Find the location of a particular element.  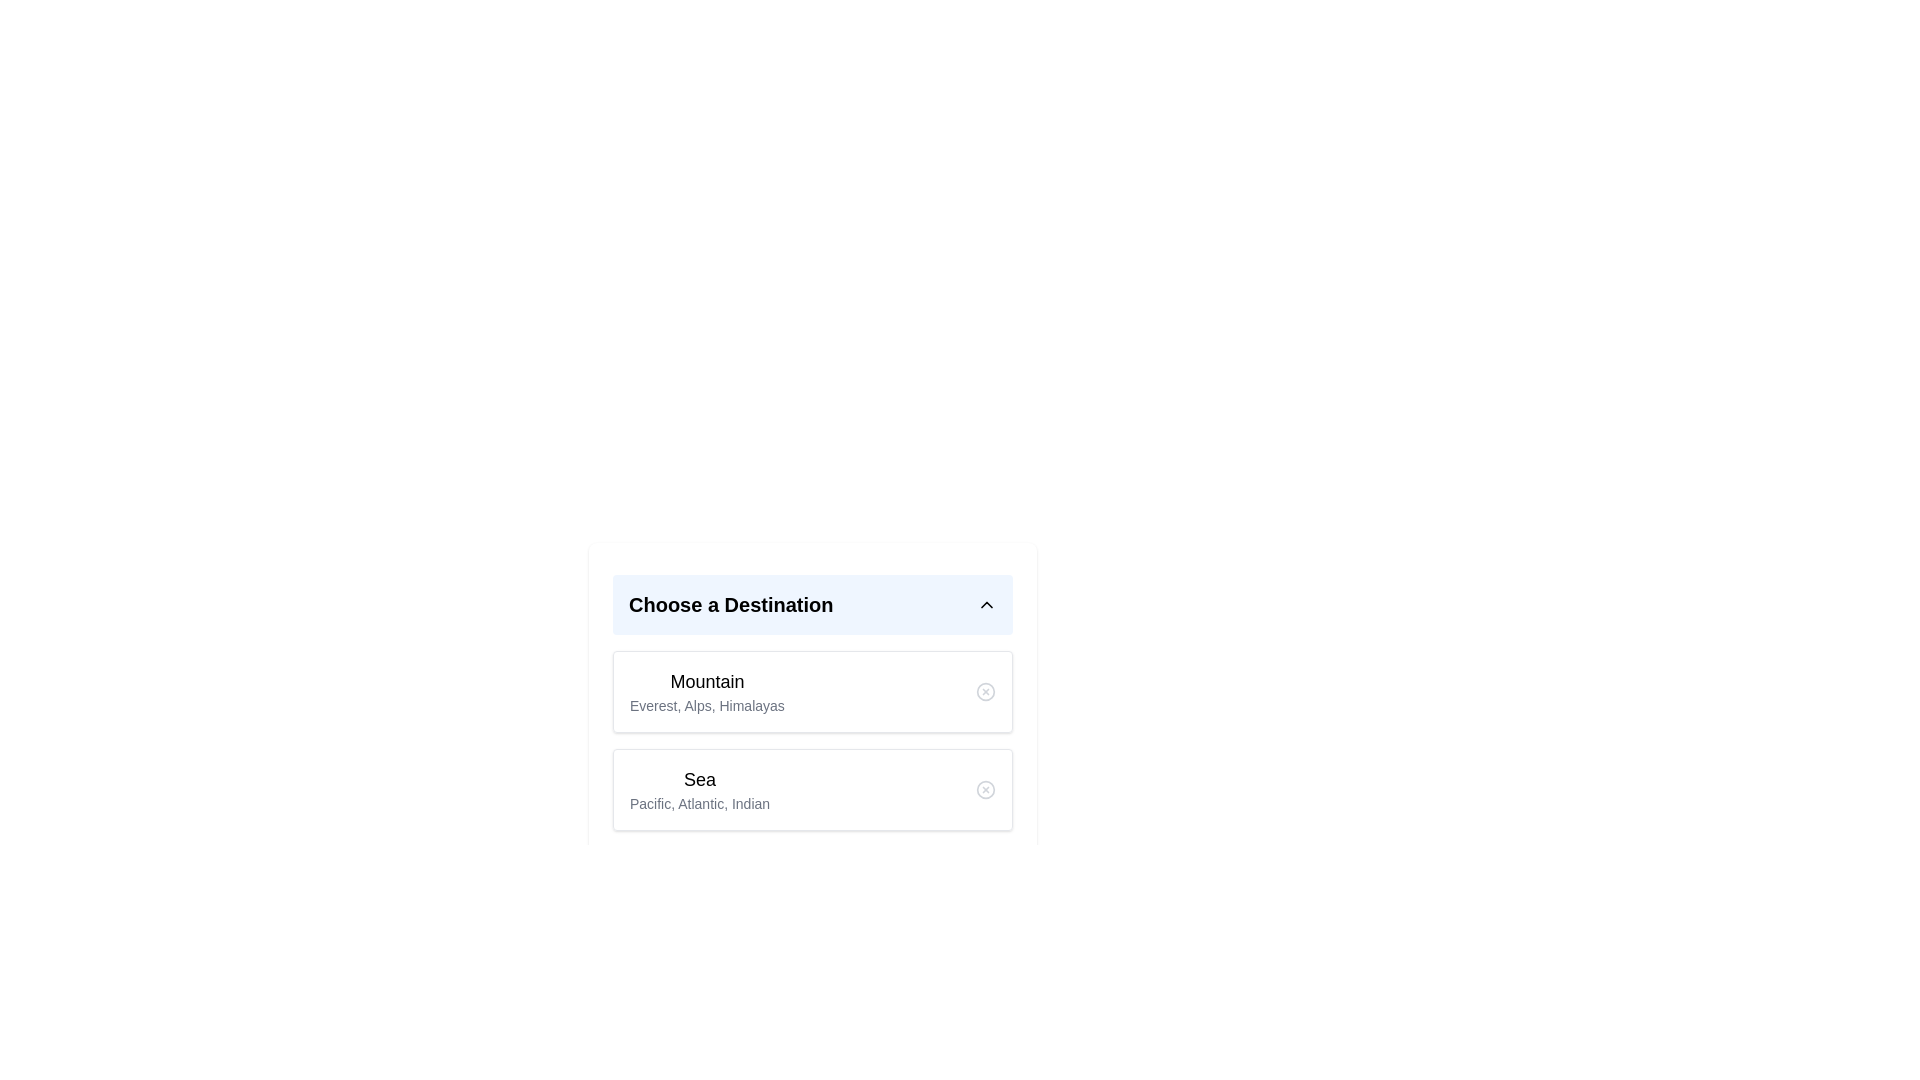

the close button in the upper right corner of the 'Sea' card is located at coordinates (985, 789).